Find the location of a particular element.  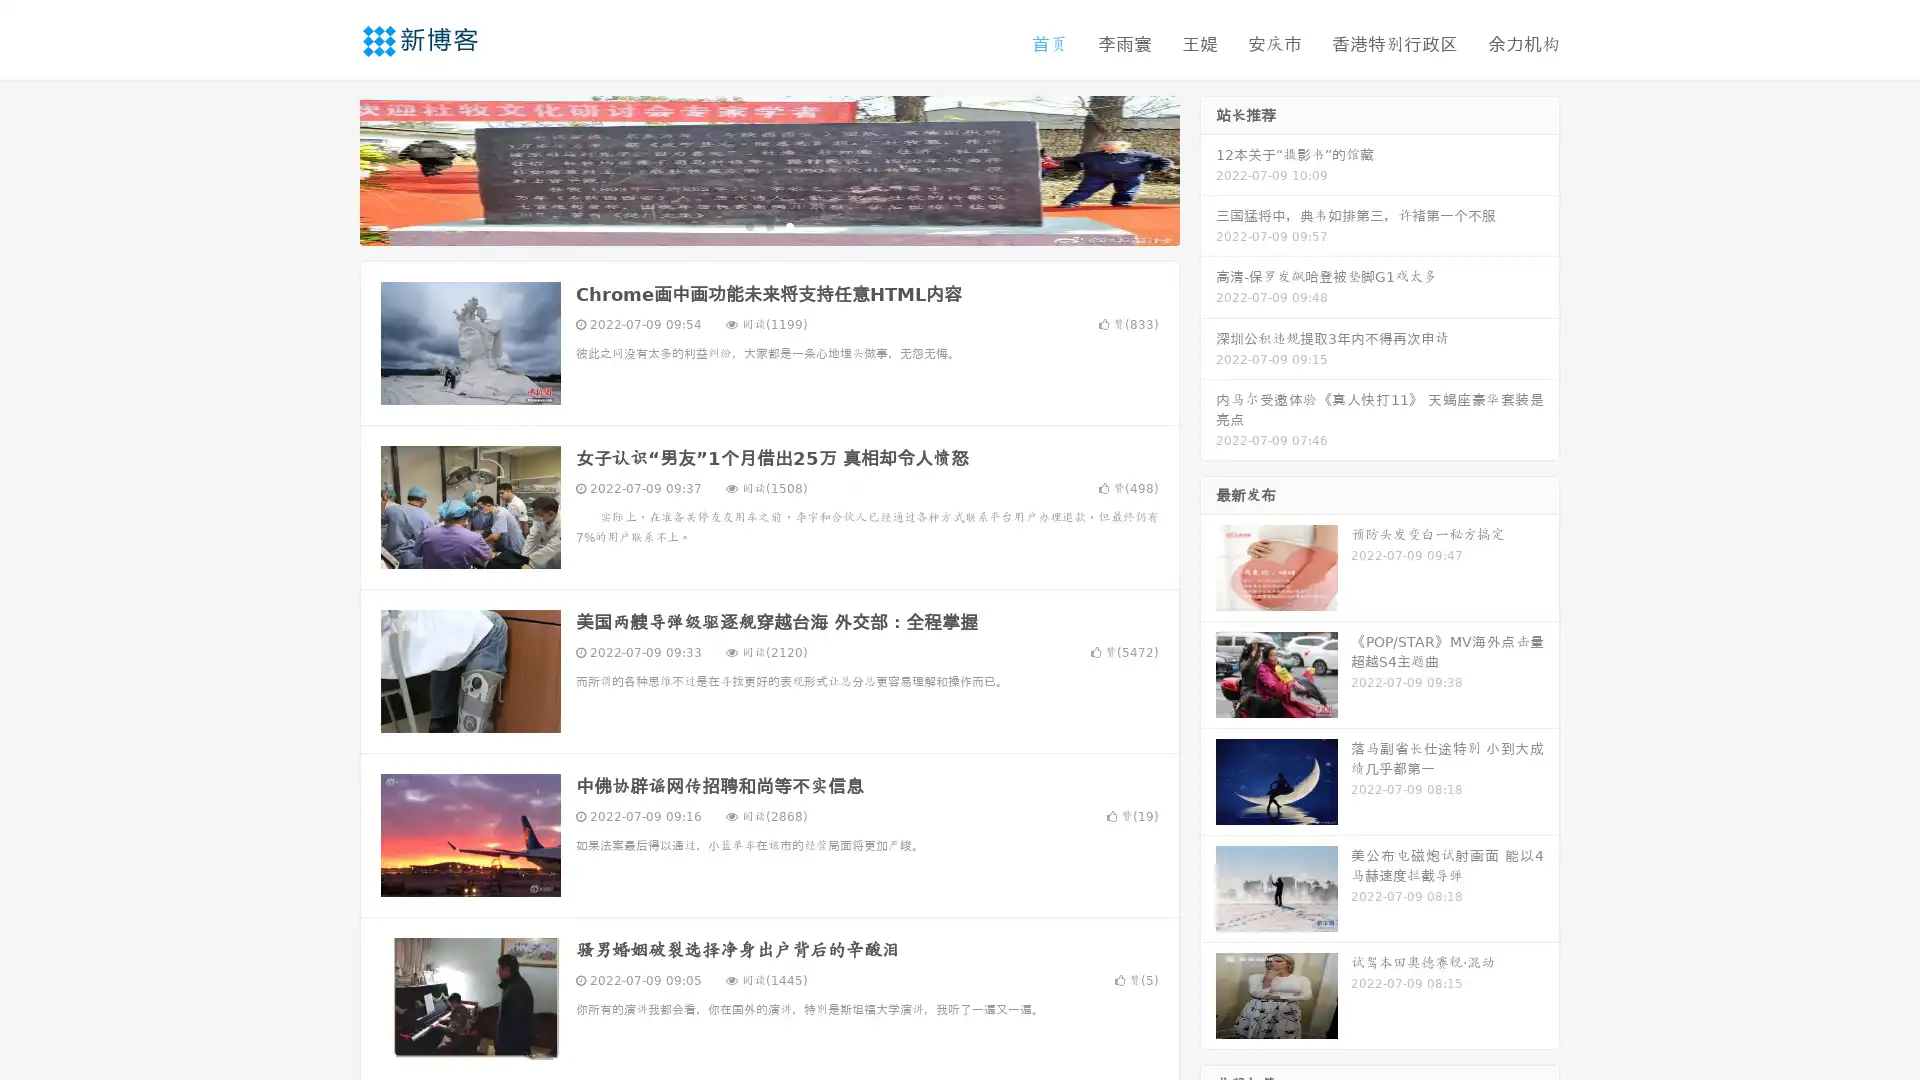

Go to slide 3 is located at coordinates (789, 225).